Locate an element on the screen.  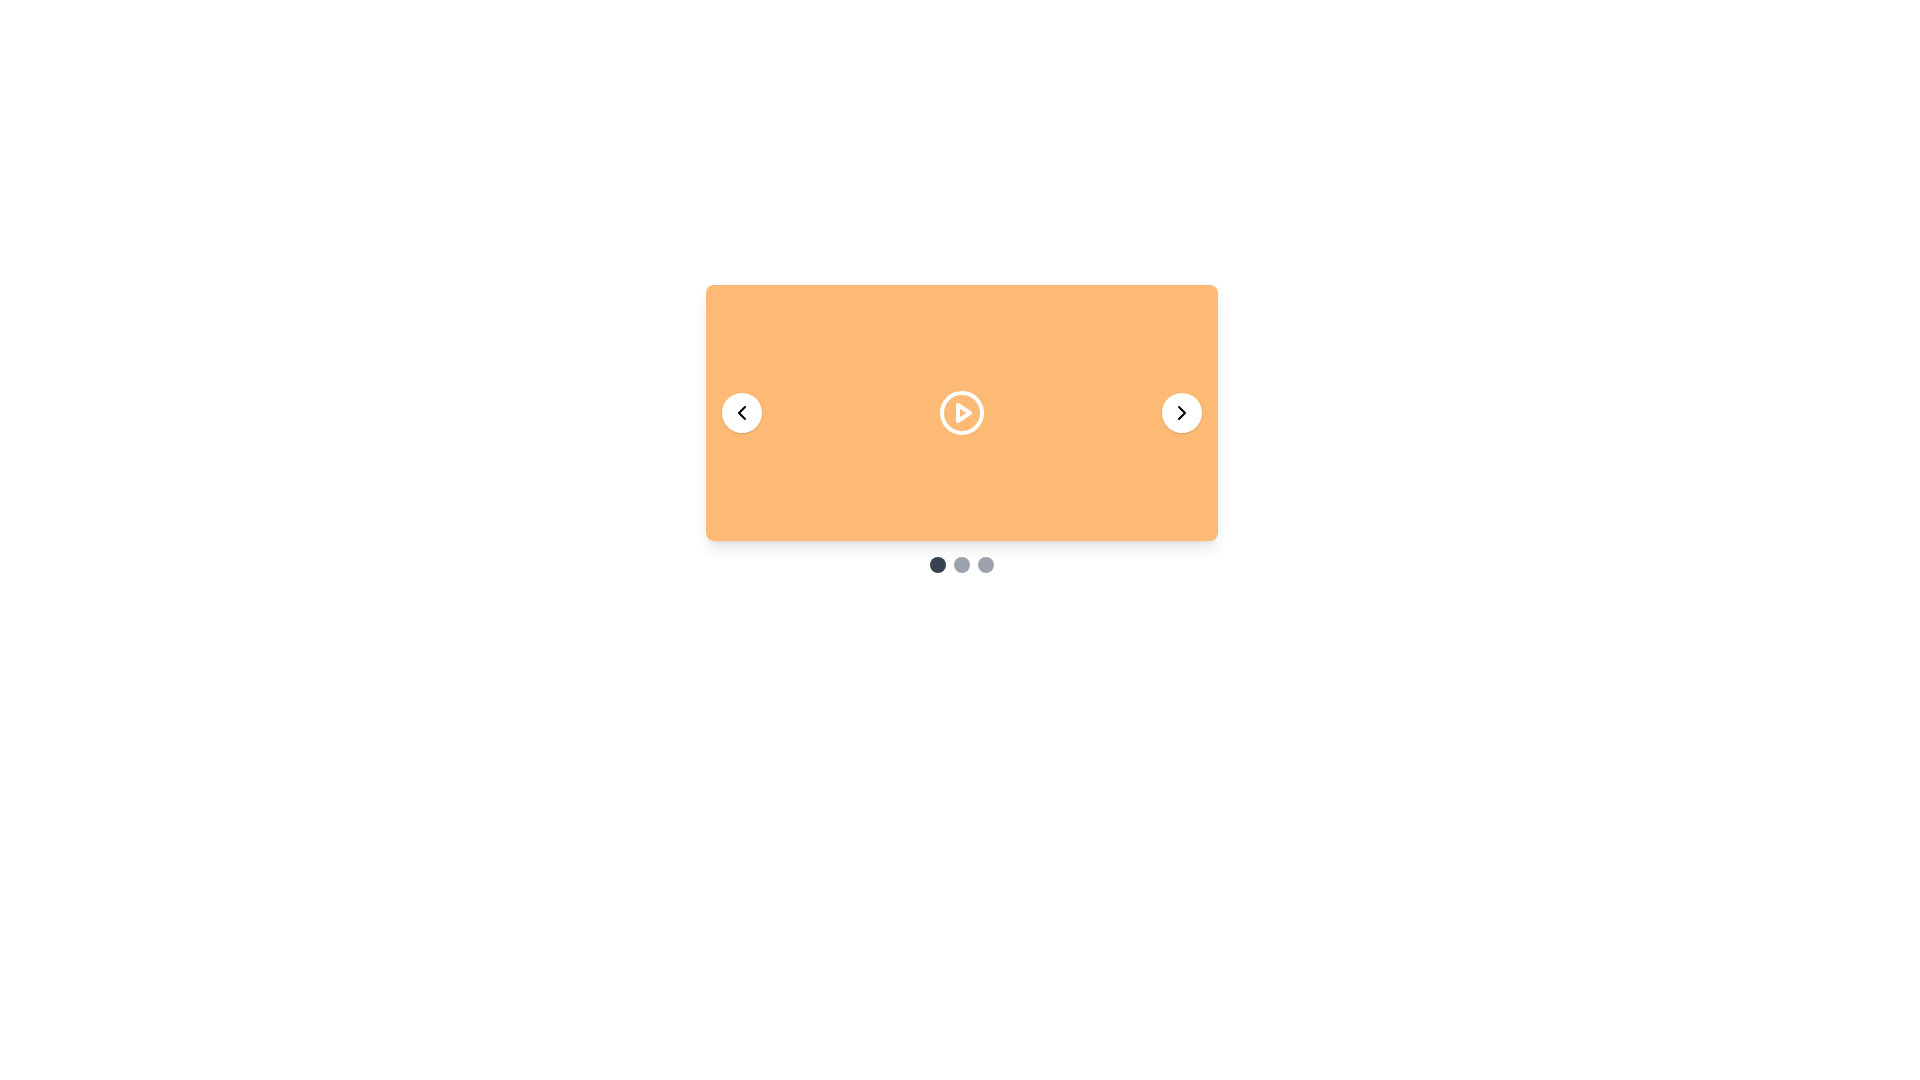
the rightmost navigation icon embedded in the button, which is part of a set of three buttons in an orange rectangular area is located at coordinates (1181, 411).